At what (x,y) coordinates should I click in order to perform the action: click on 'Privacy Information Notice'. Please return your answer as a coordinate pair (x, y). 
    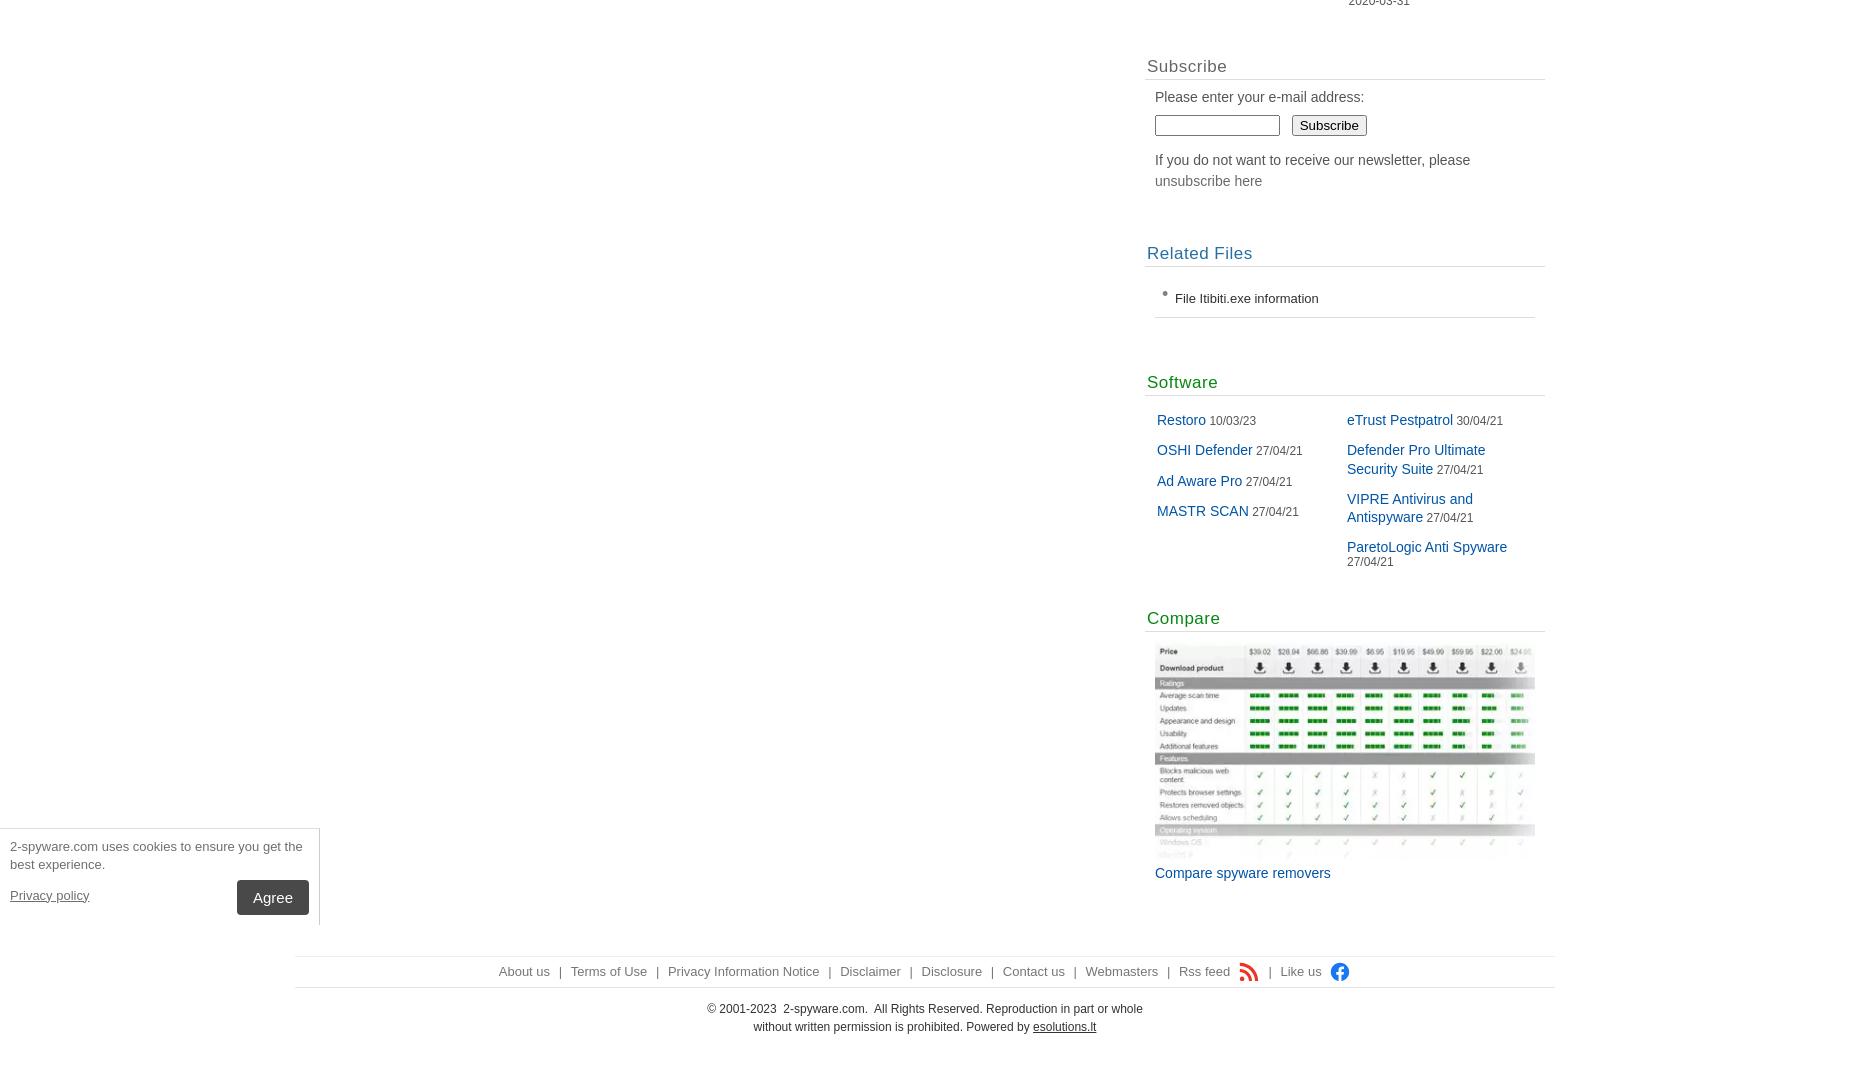
    Looking at the image, I should click on (666, 970).